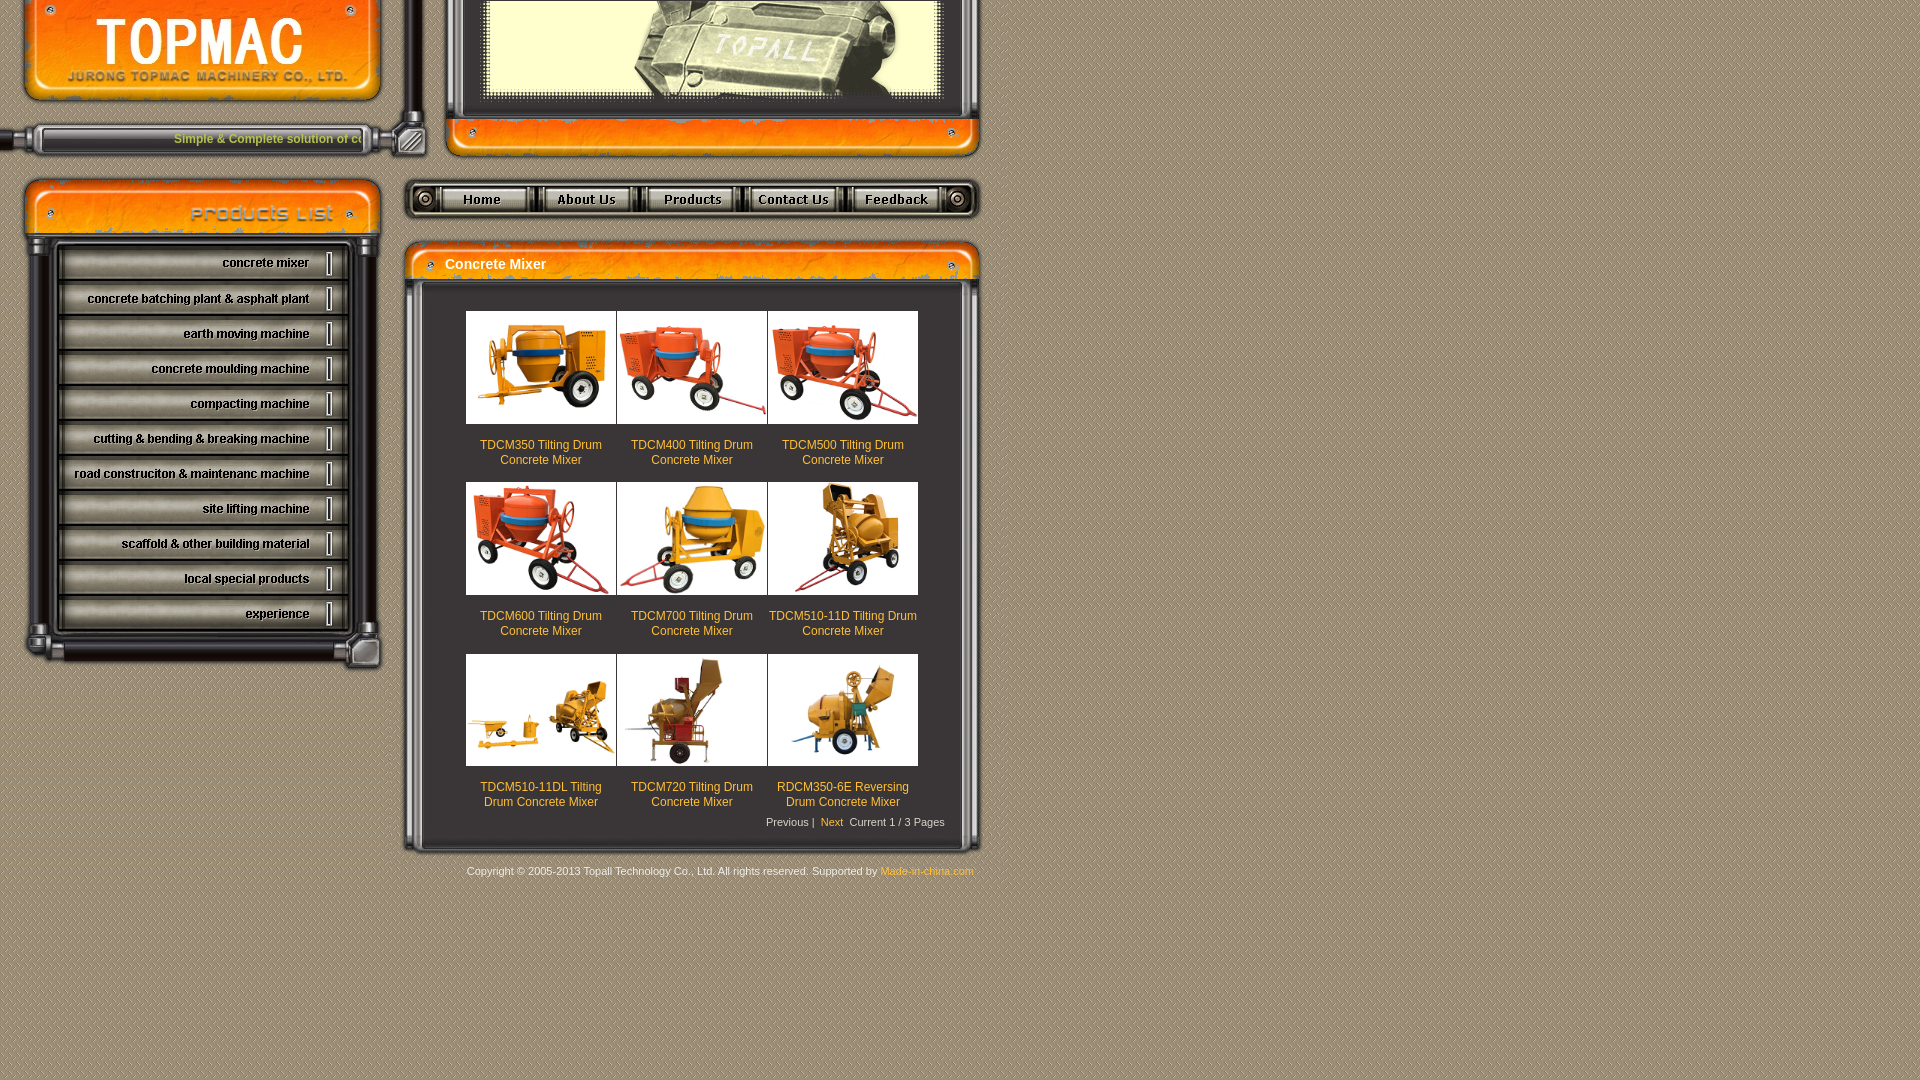 Image resolution: width=1920 pixels, height=1080 pixels. Describe the element at coordinates (843, 622) in the screenshot. I see `'TDCM510-11D Tilting Drum Concrete Mixer'` at that location.